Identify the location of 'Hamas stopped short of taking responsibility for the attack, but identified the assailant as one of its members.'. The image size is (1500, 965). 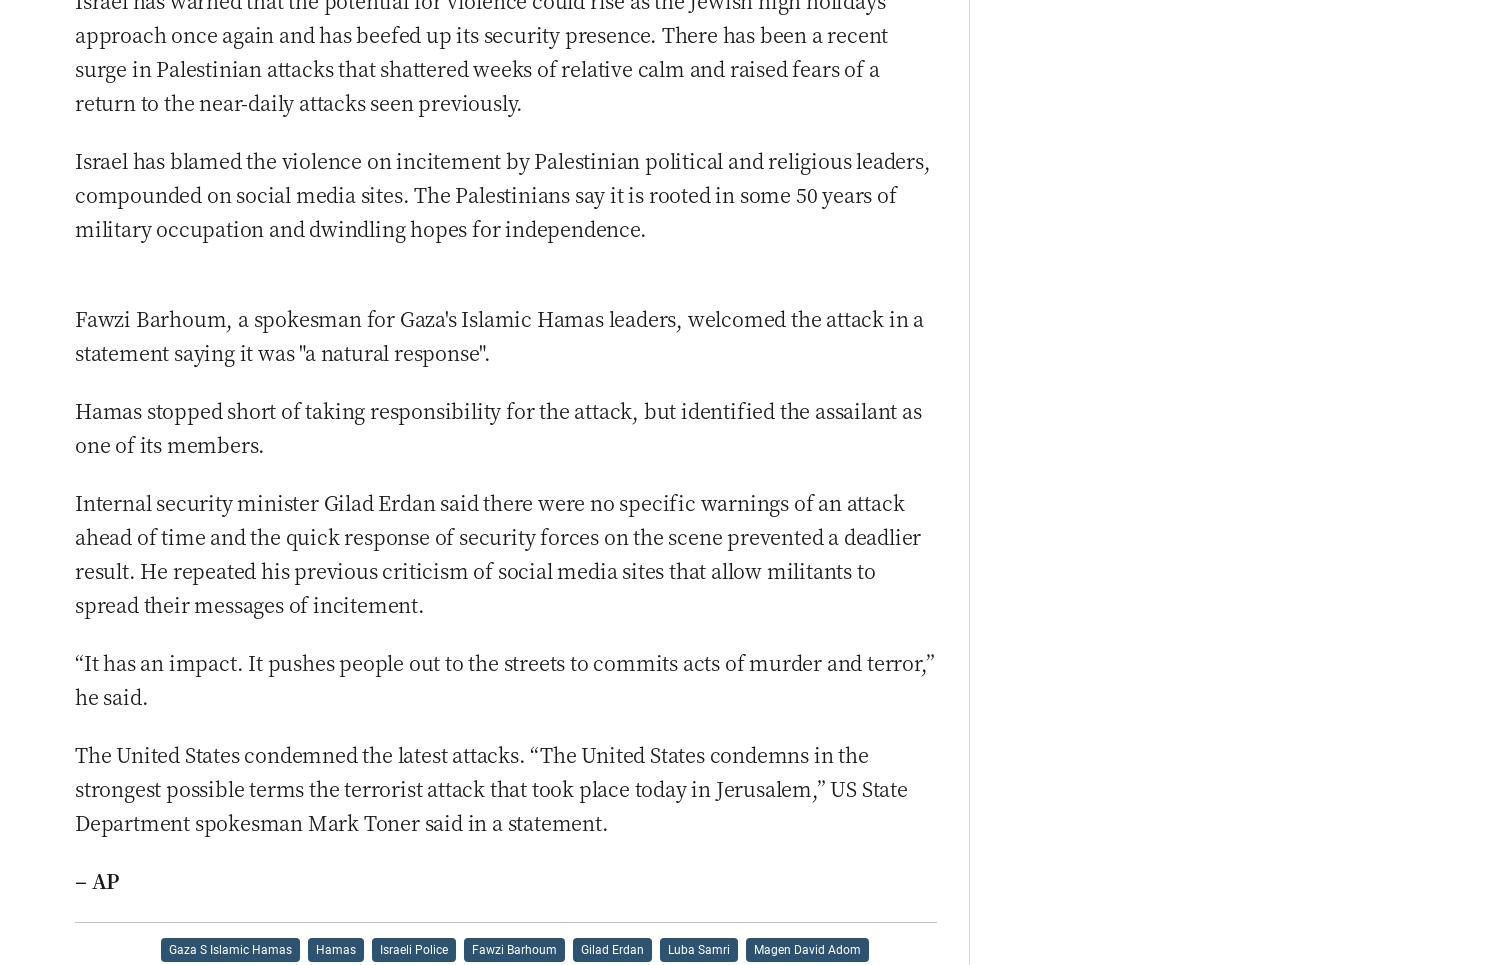
(497, 427).